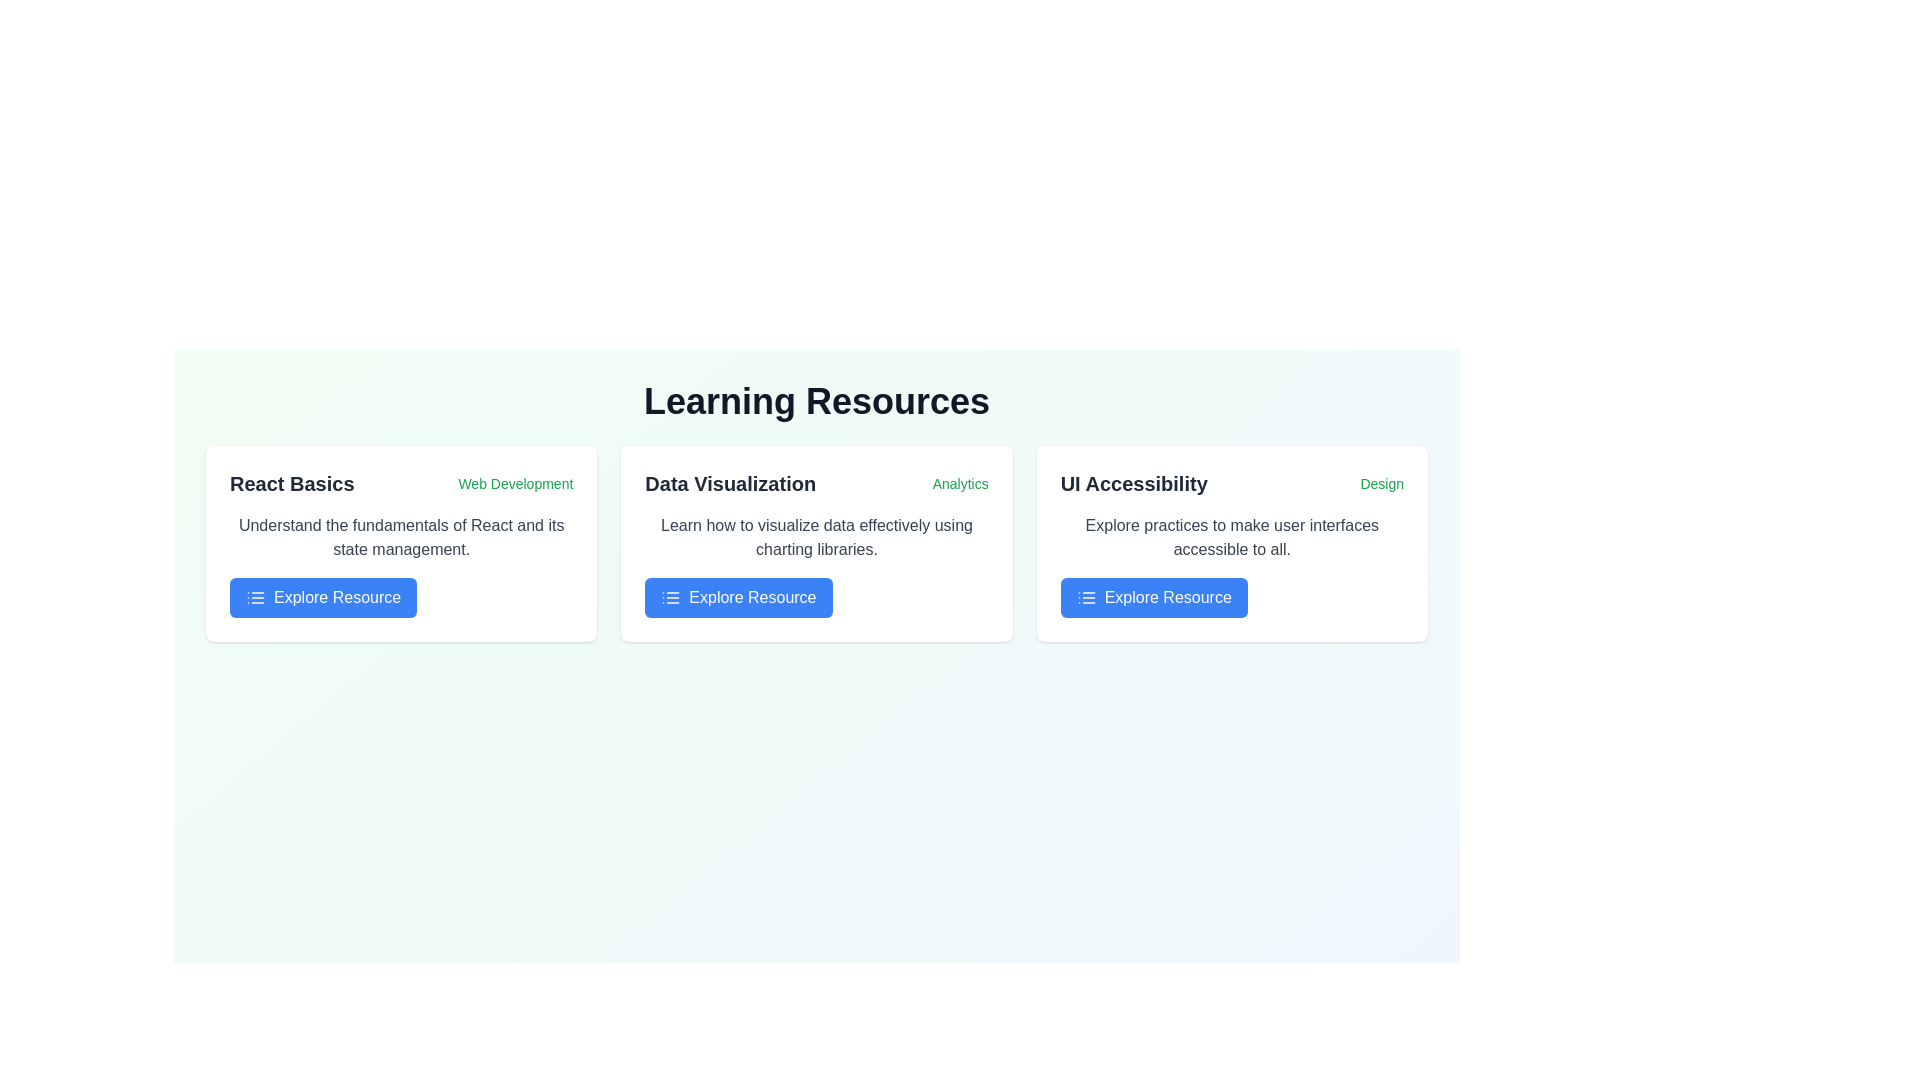  Describe the element at coordinates (400, 483) in the screenshot. I see `the text label located in the top-left corner of the first card` at that location.